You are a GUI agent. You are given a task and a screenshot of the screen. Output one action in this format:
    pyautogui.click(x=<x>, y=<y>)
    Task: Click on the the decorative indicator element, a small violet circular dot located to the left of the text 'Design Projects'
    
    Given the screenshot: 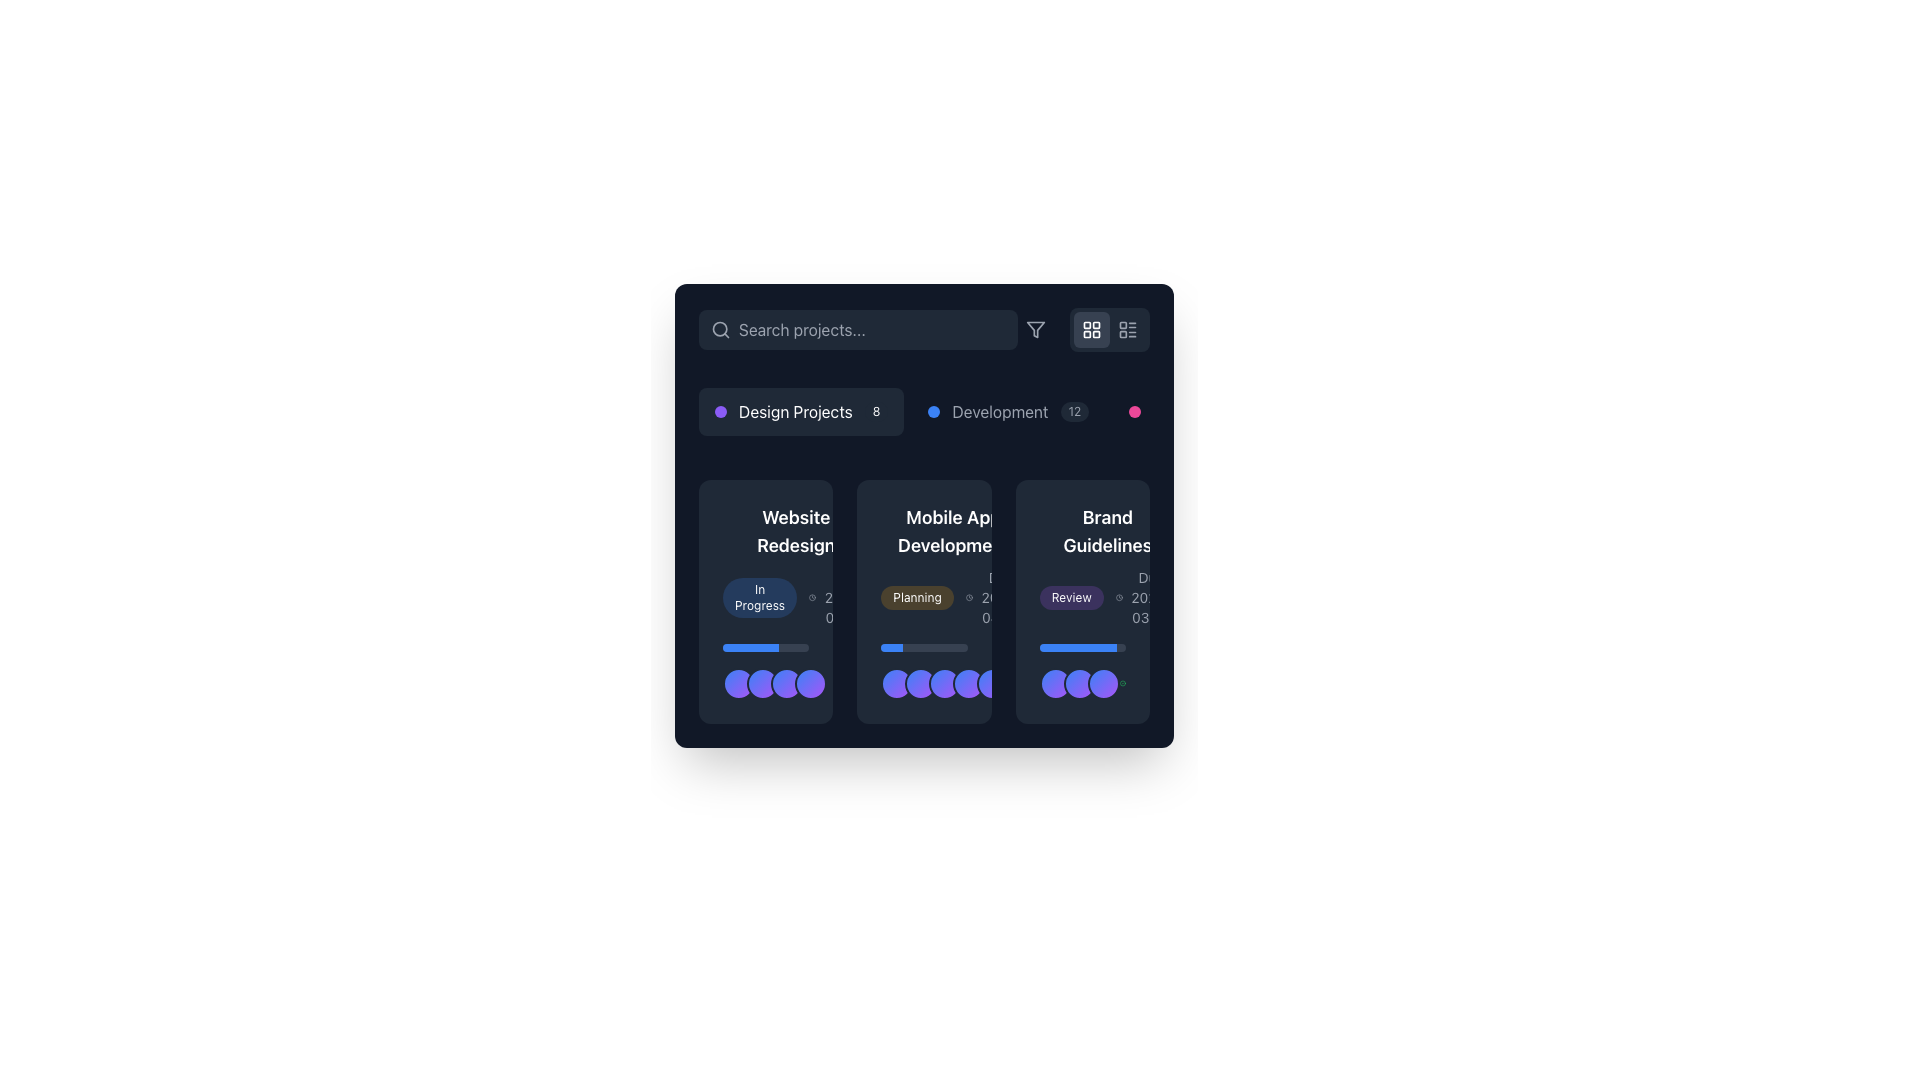 What is the action you would take?
    pyautogui.click(x=720, y=411)
    